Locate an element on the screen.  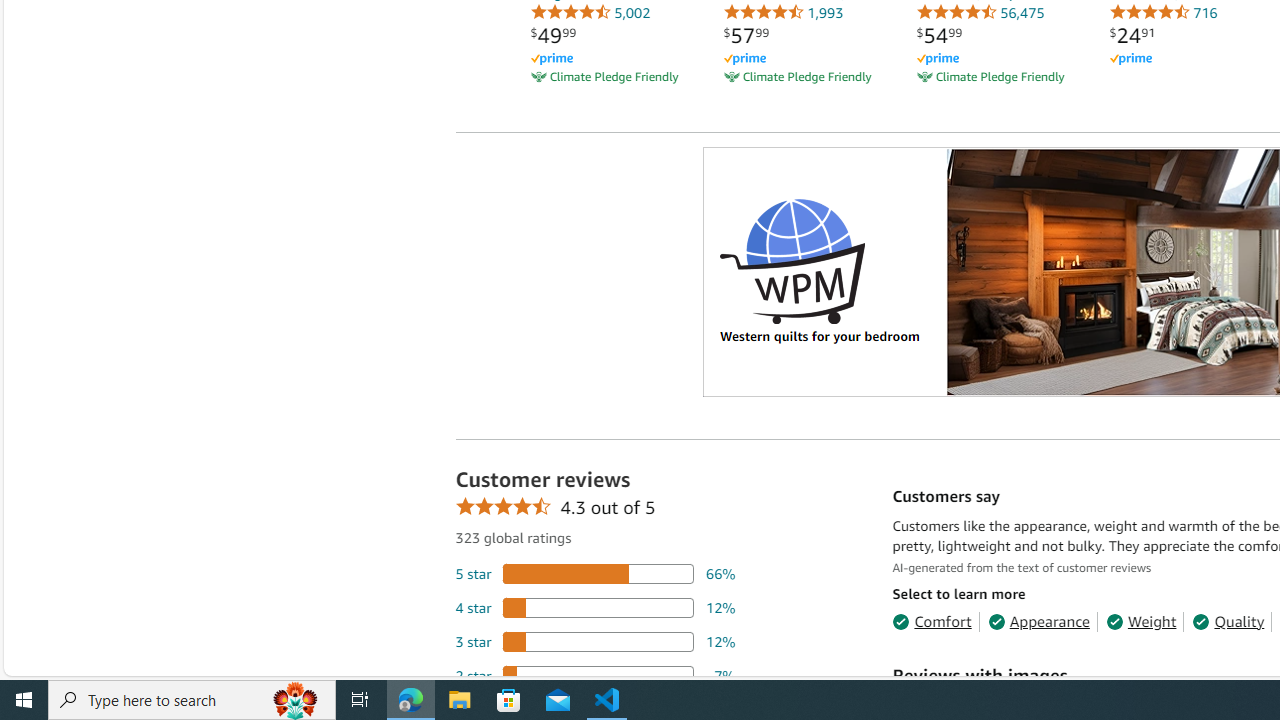
'1,993' is located at coordinates (782, 12).